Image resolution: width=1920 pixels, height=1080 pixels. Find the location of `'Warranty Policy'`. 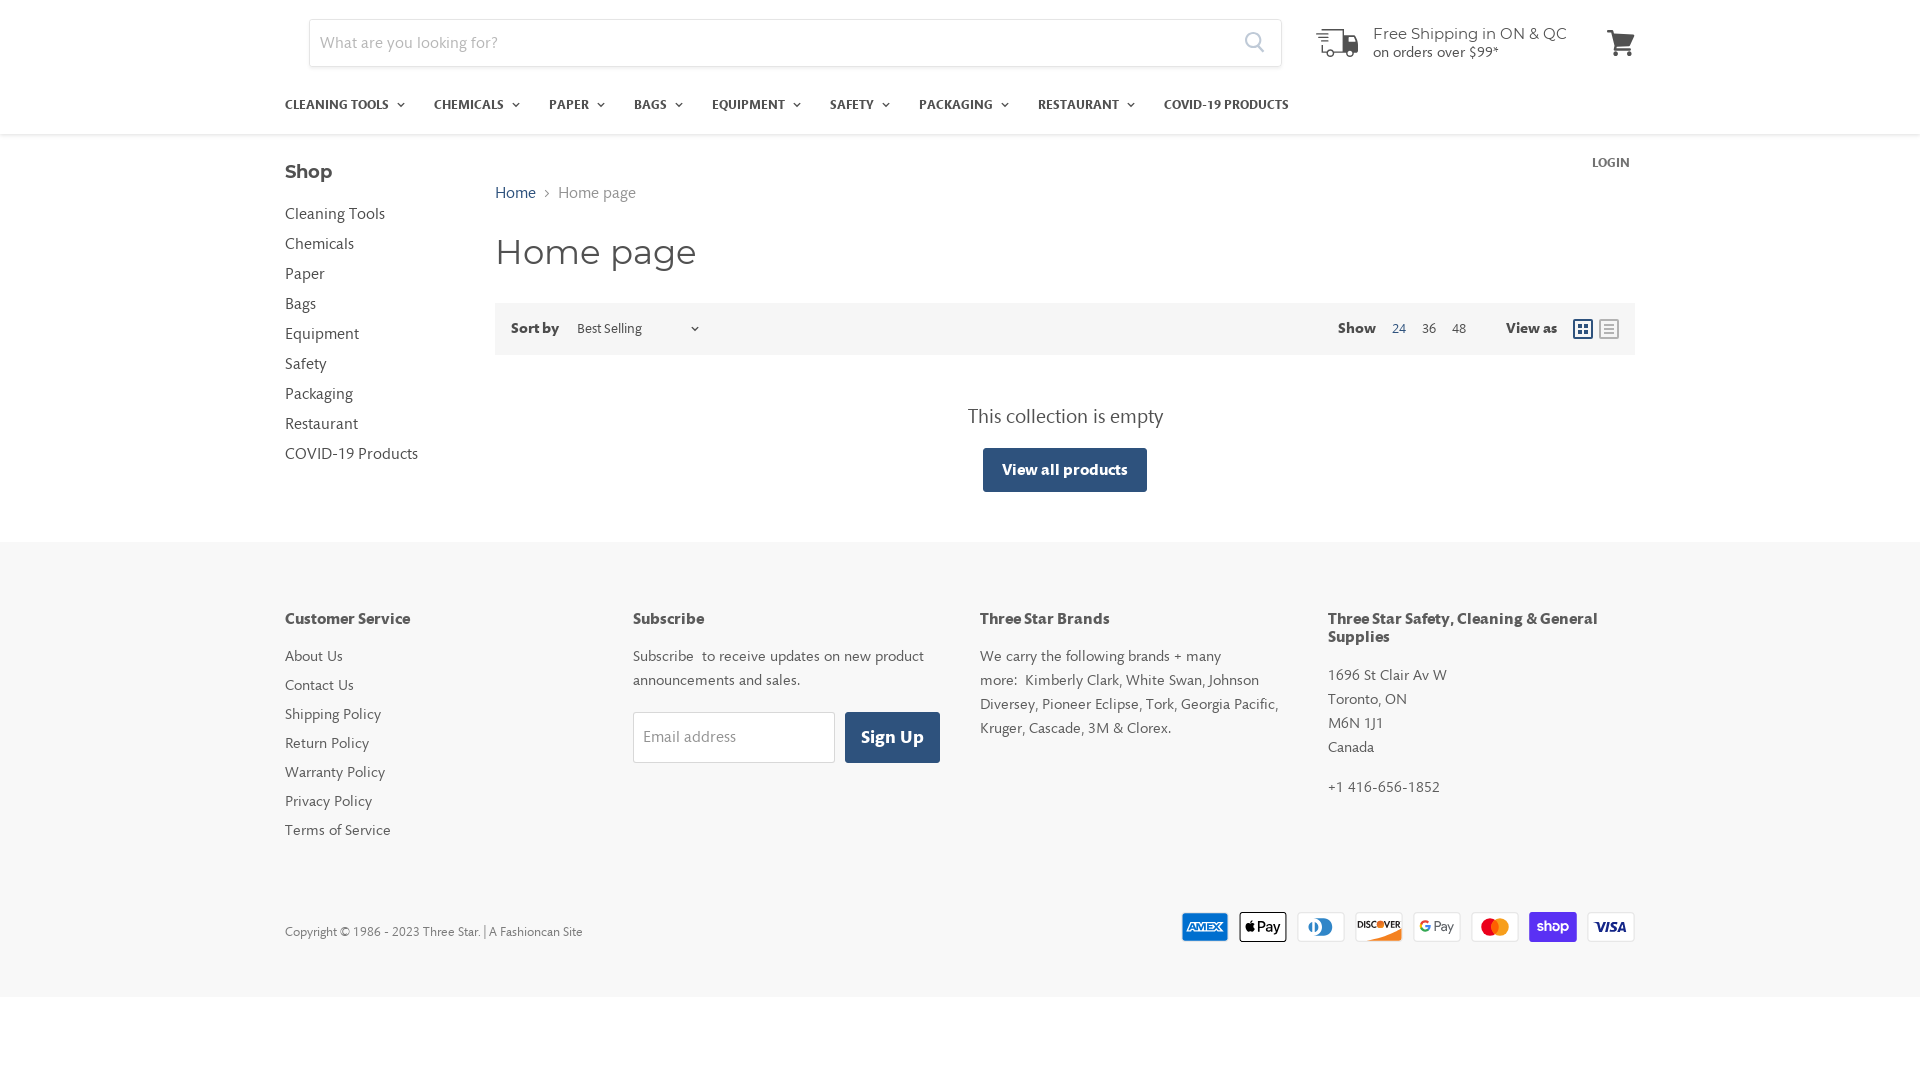

'Warranty Policy' is located at coordinates (283, 770).